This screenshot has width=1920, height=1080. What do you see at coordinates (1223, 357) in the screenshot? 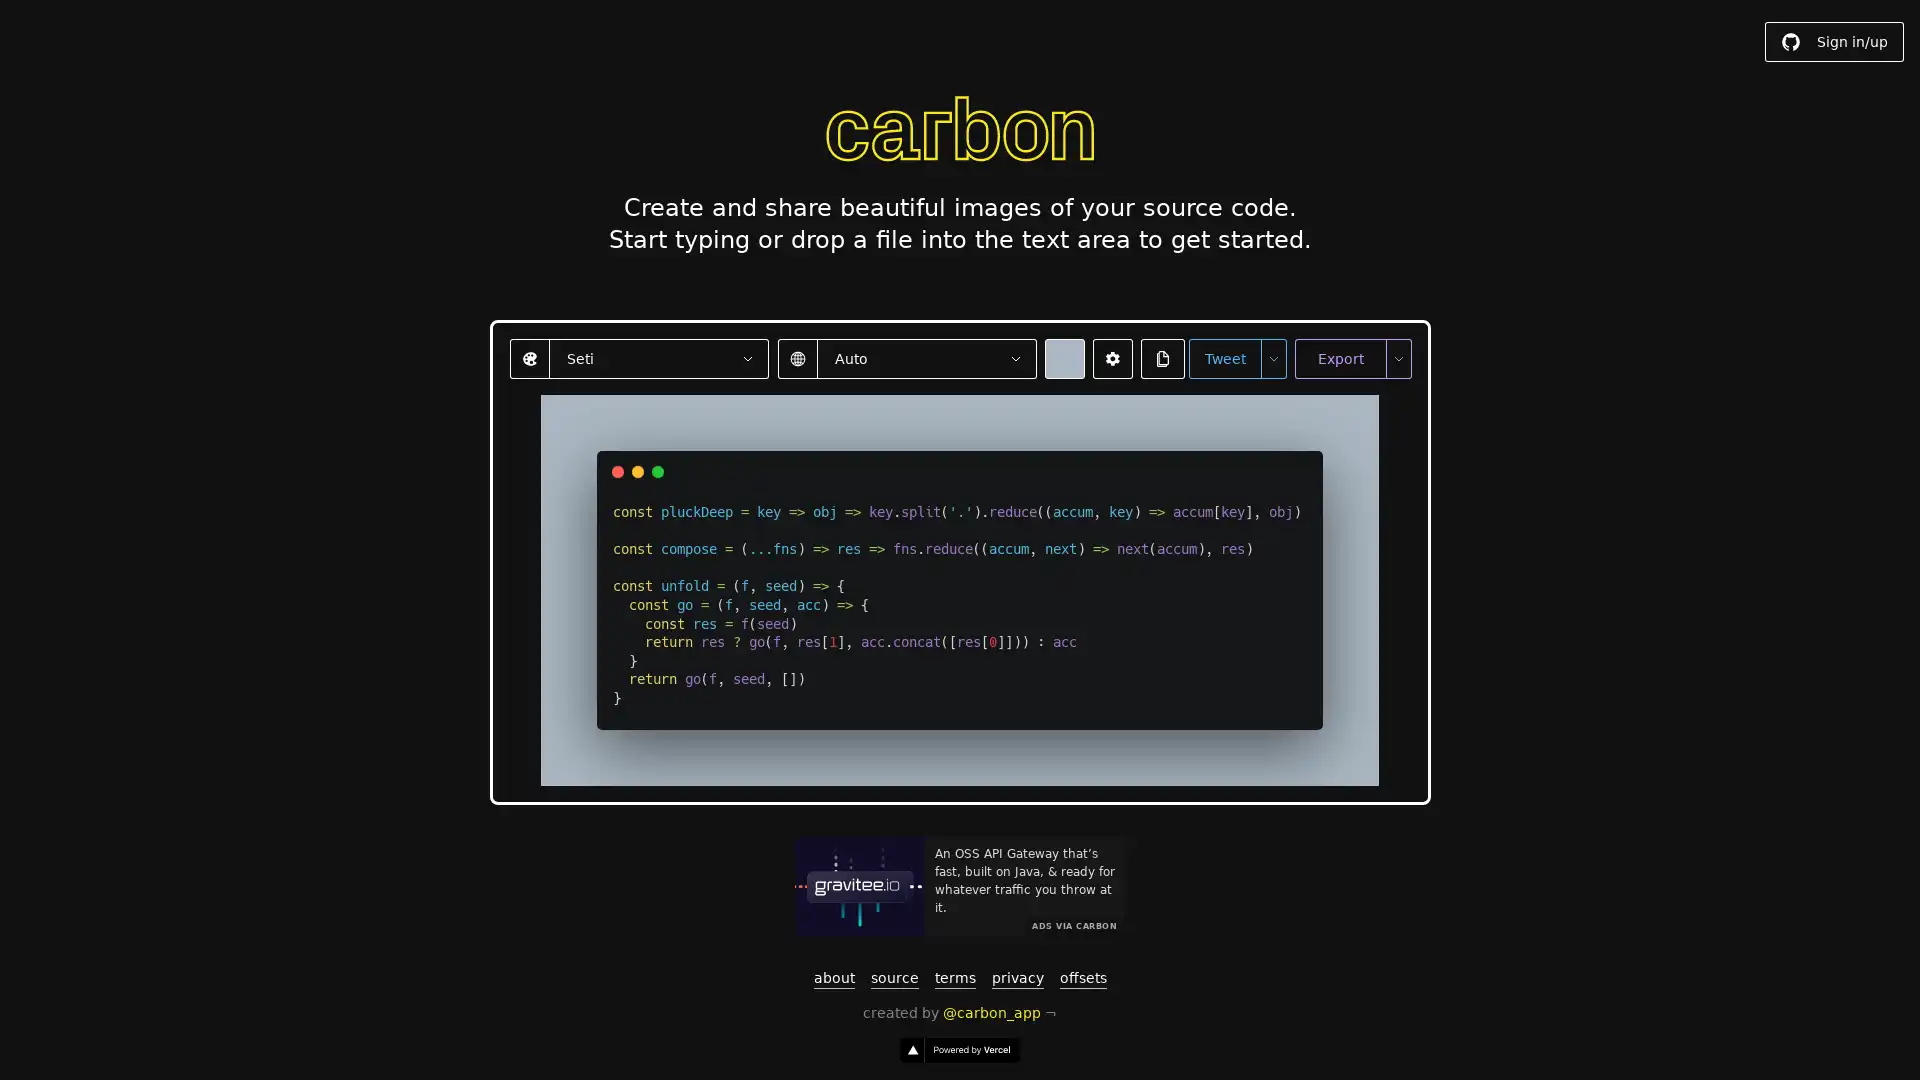
I see `Tweet` at bounding box center [1223, 357].